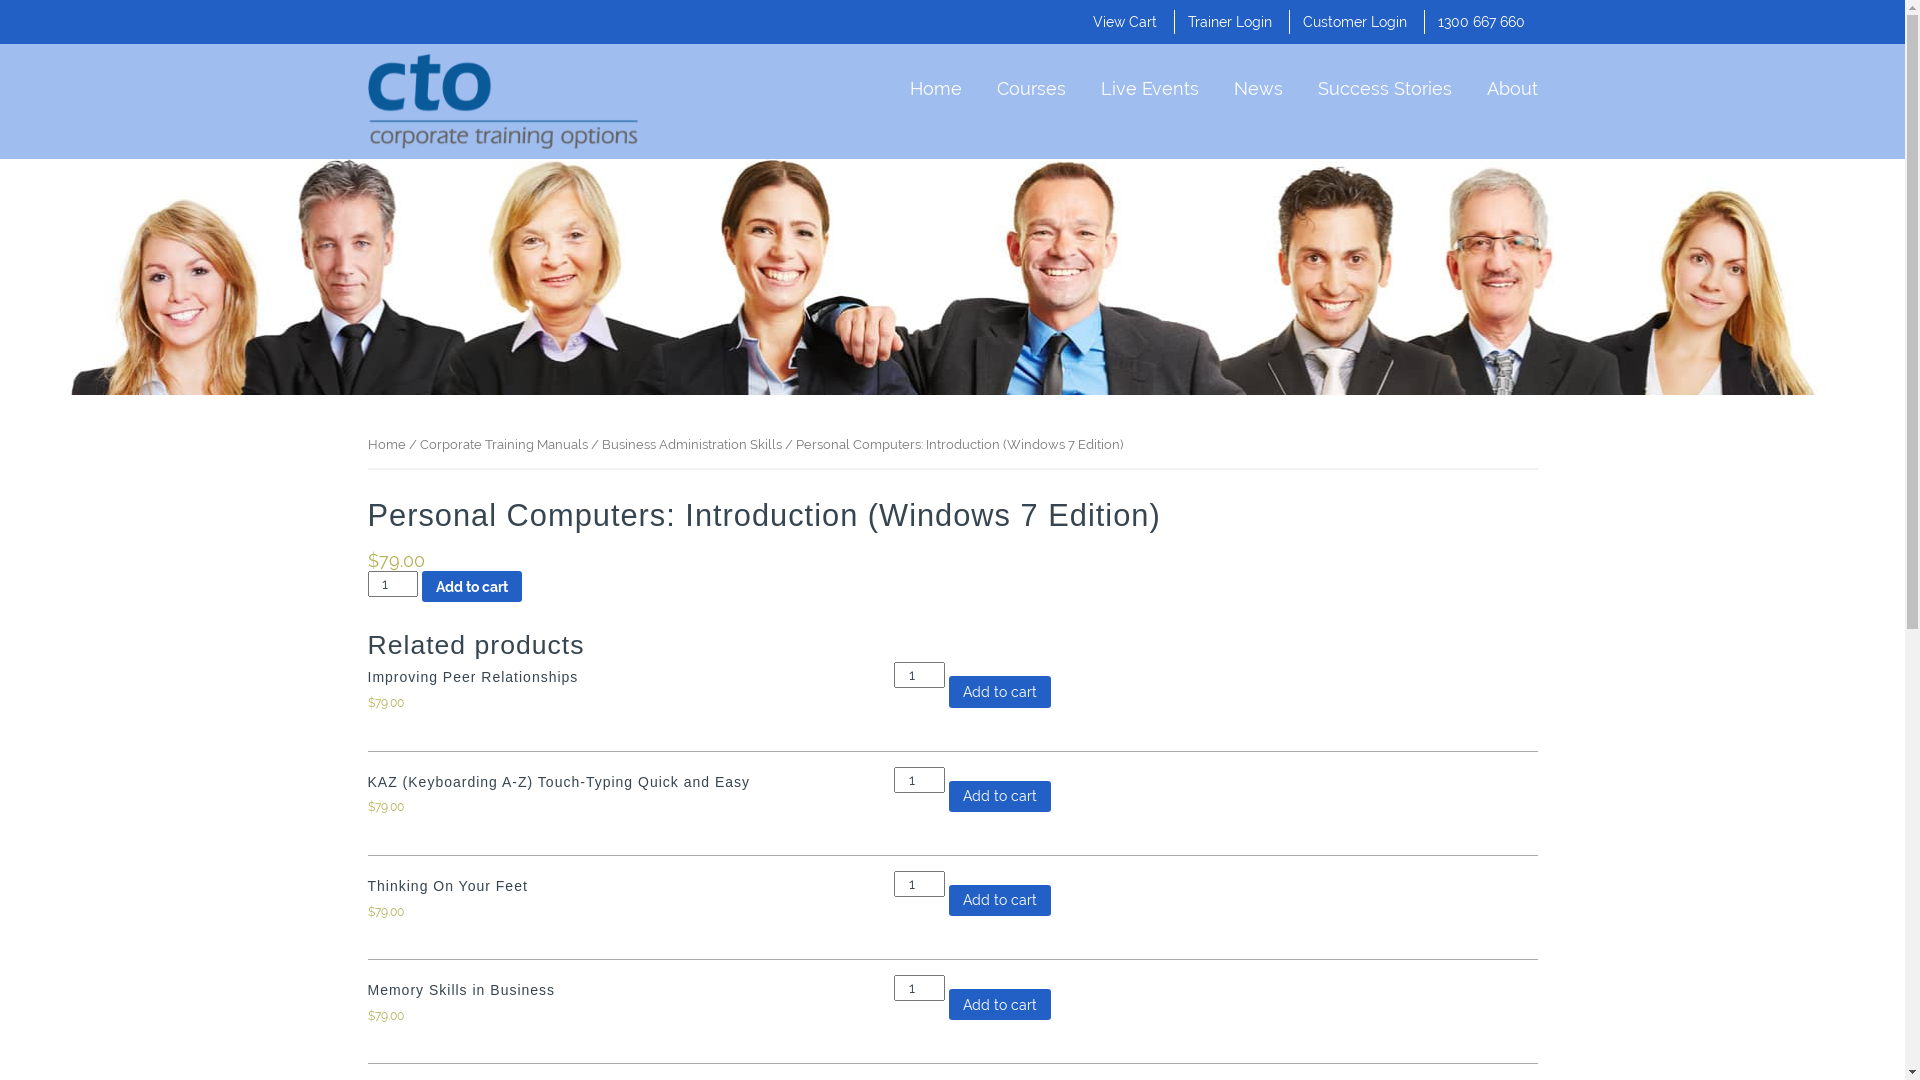  Describe the element at coordinates (600, 443) in the screenshot. I see `'Business Administration Skills'` at that location.